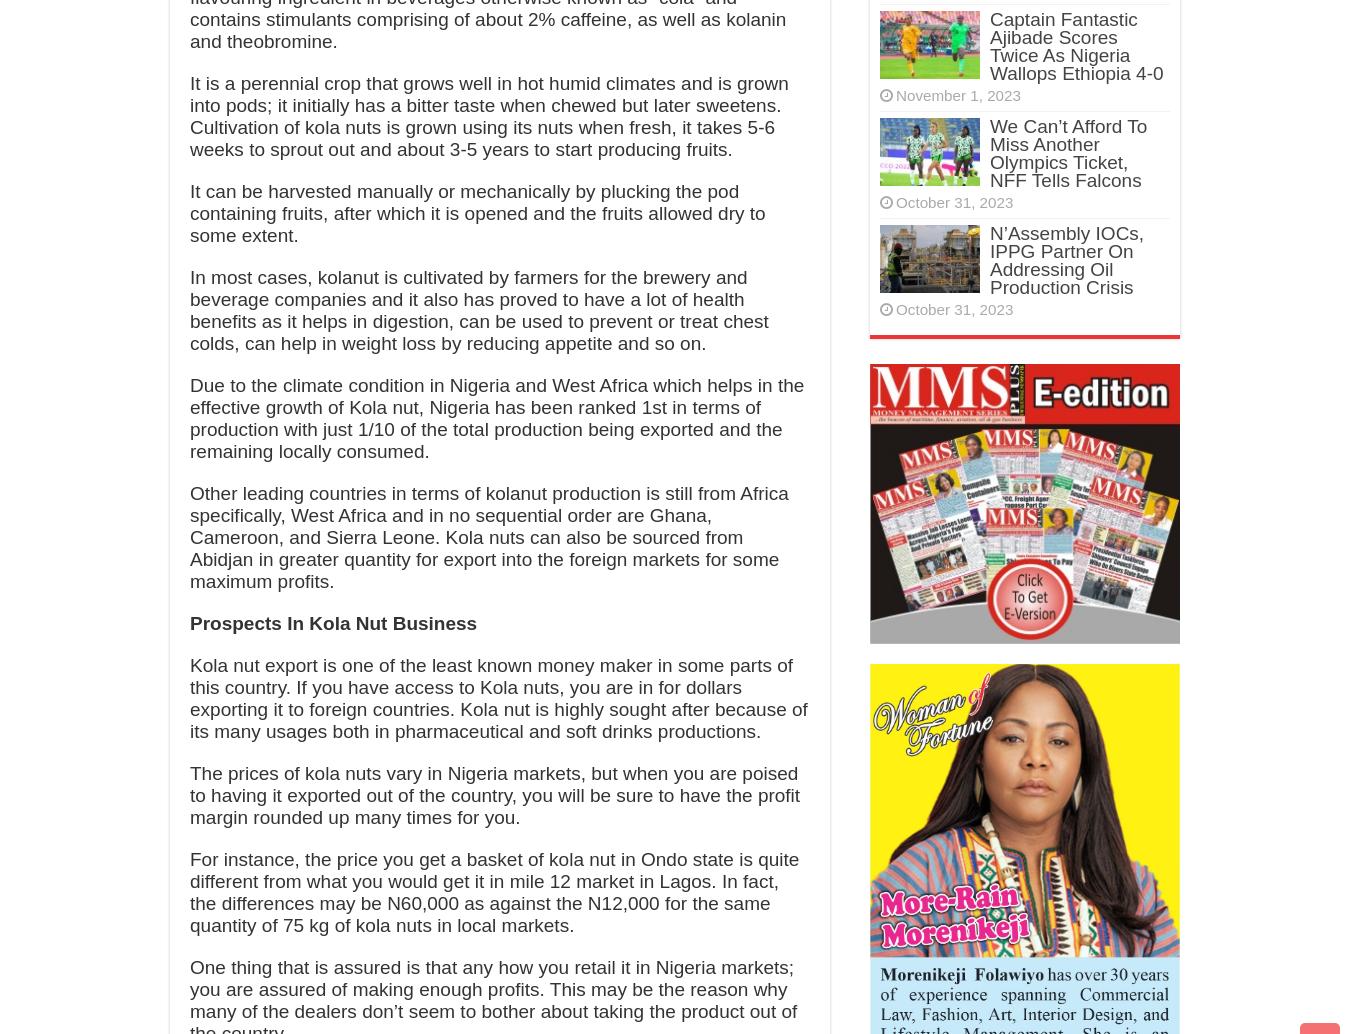 The width and height of the screenshot is (1350, 1034). I want to click on 'We Can’t Afford To Miss Another Olympics Ticket, NFF Tells Falcons', so click(988, 153).